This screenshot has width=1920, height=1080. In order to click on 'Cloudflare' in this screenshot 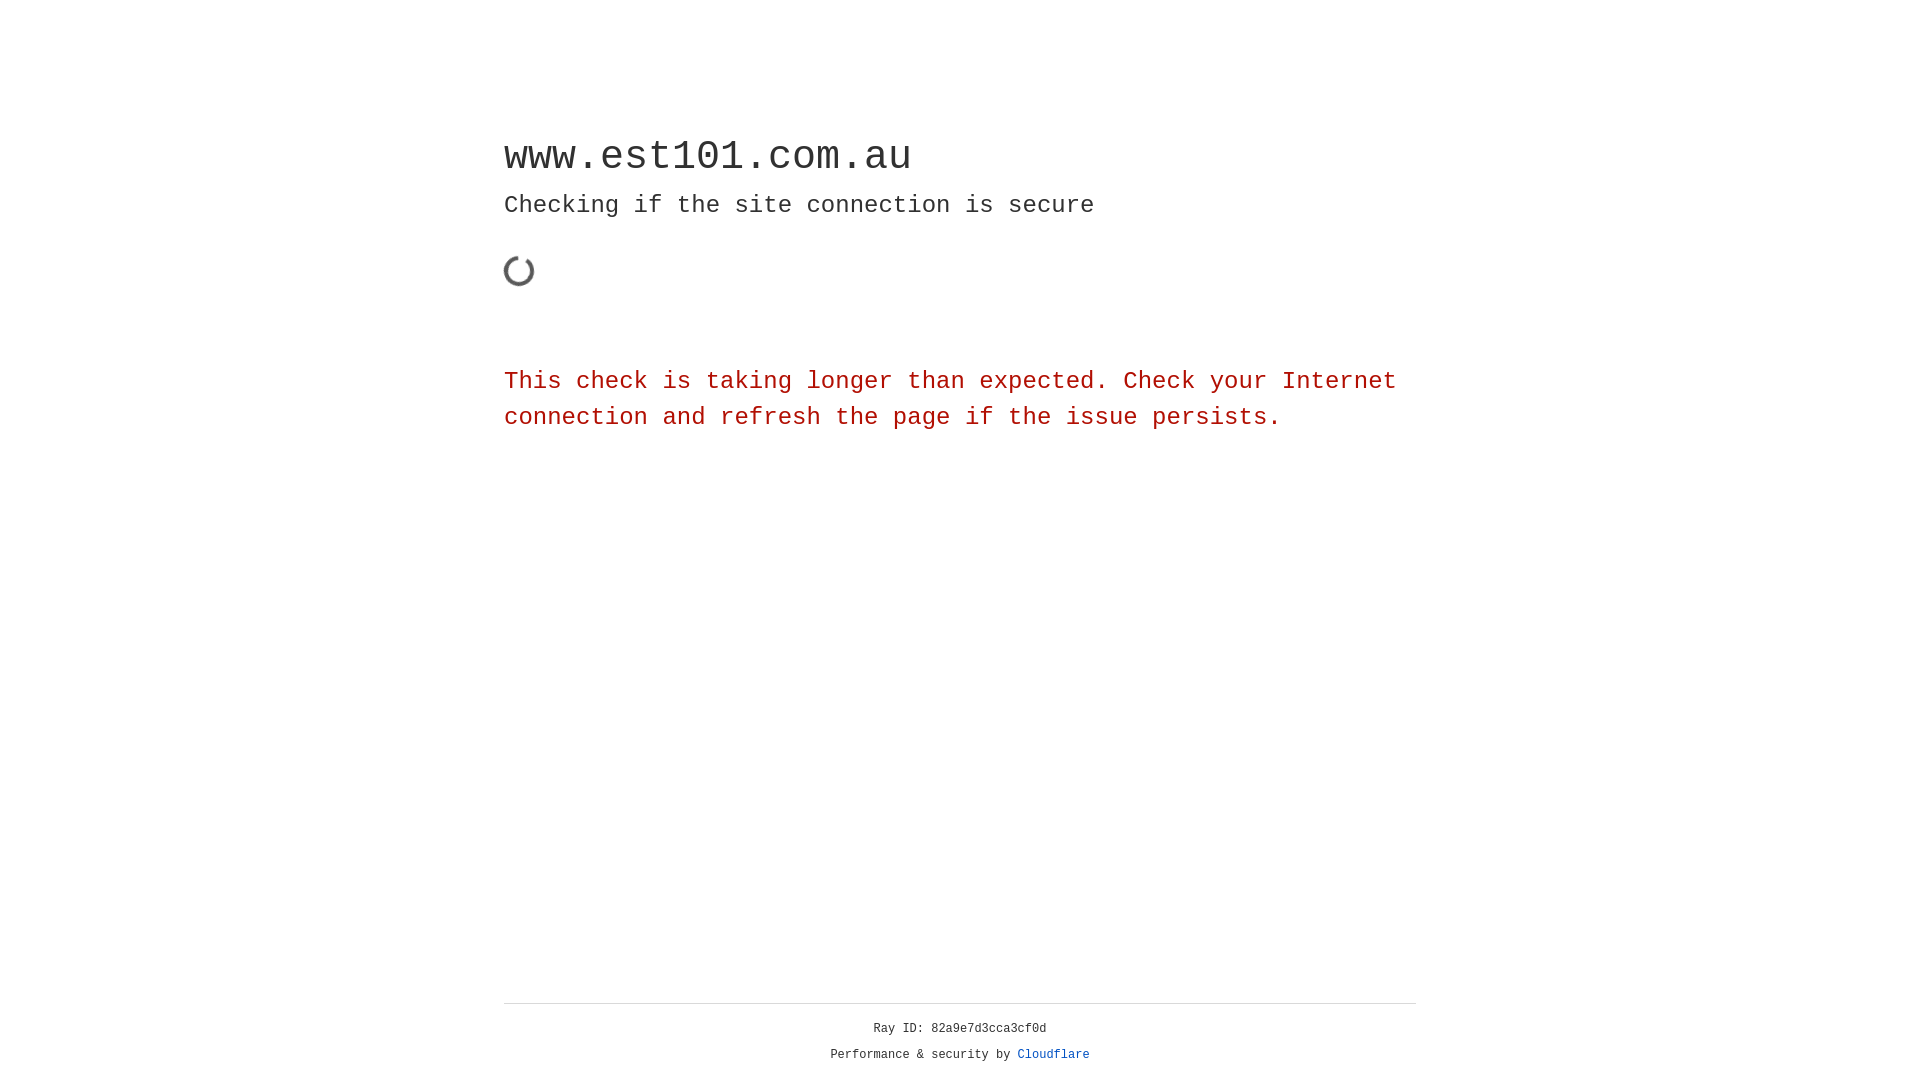, I will do `click(1053, 1054)`.